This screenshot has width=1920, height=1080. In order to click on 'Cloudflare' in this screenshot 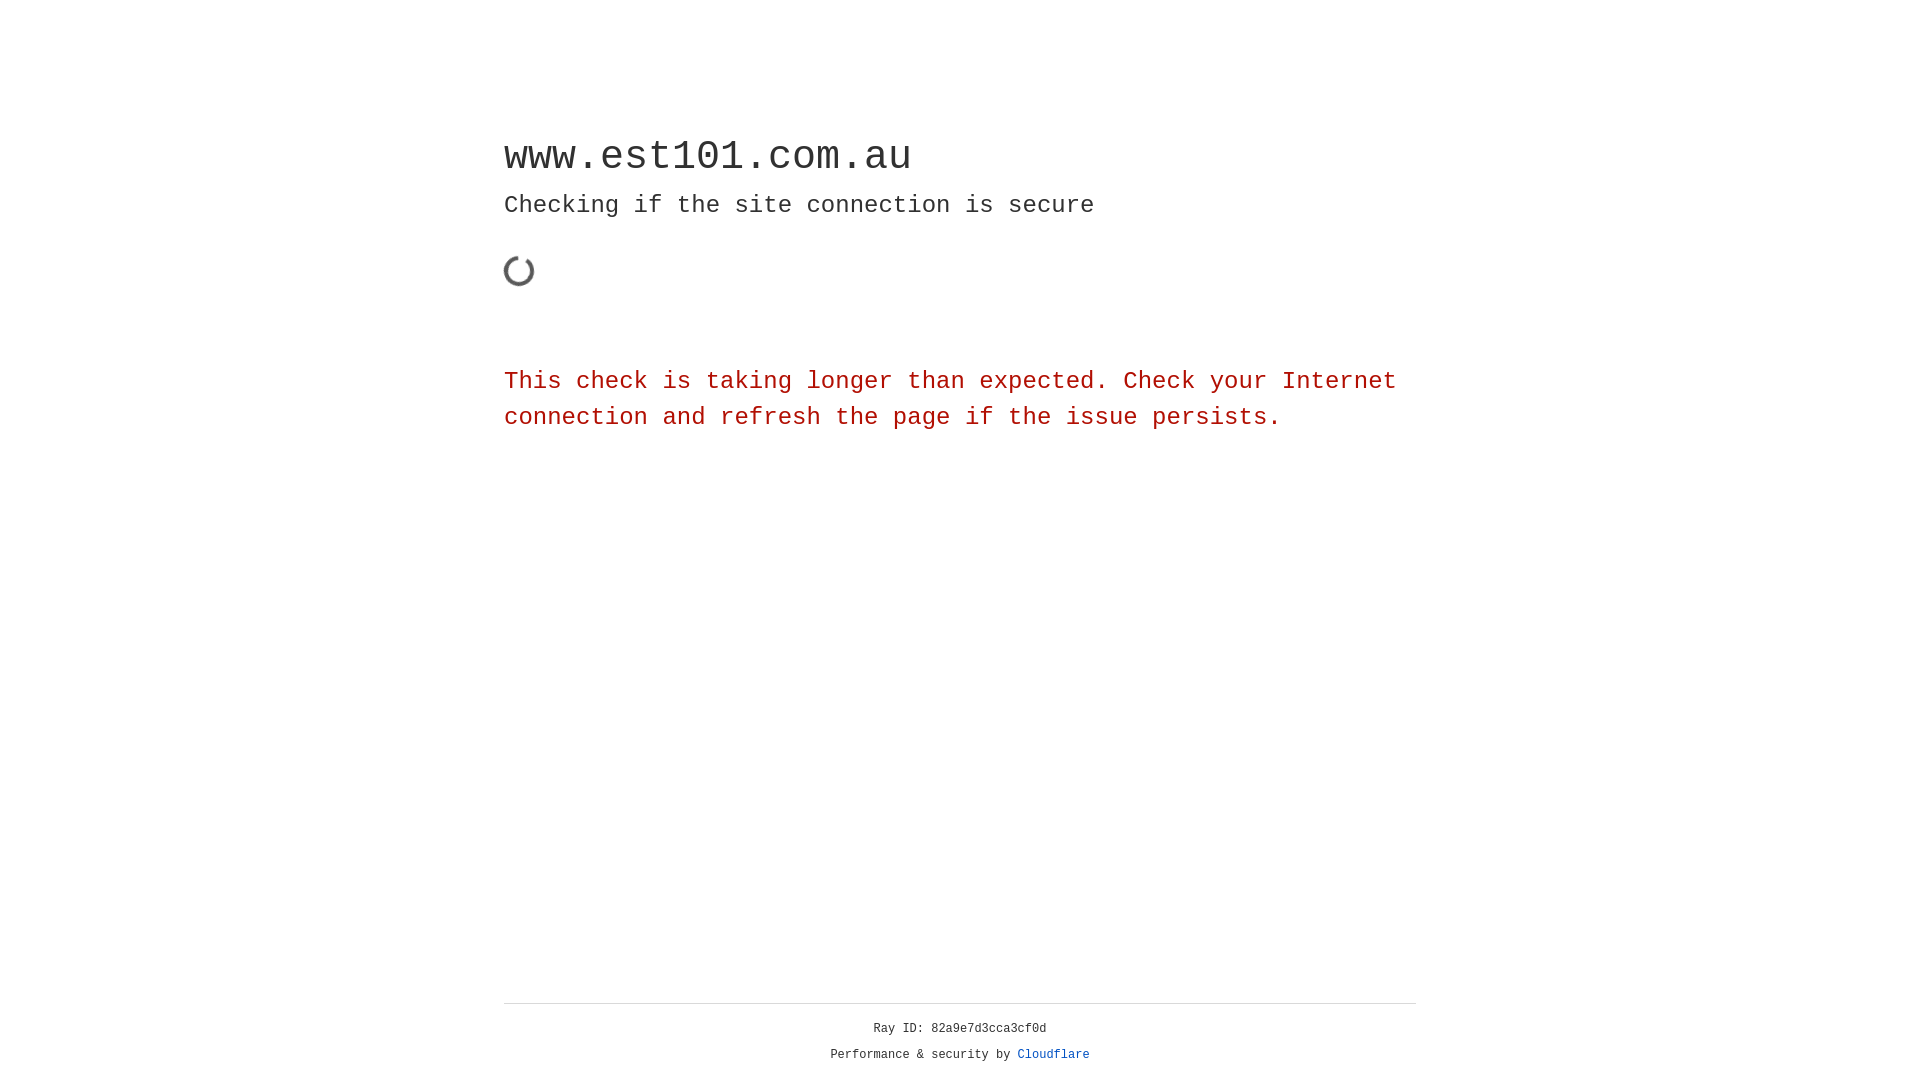, I will do `click(1053, 1054)`.